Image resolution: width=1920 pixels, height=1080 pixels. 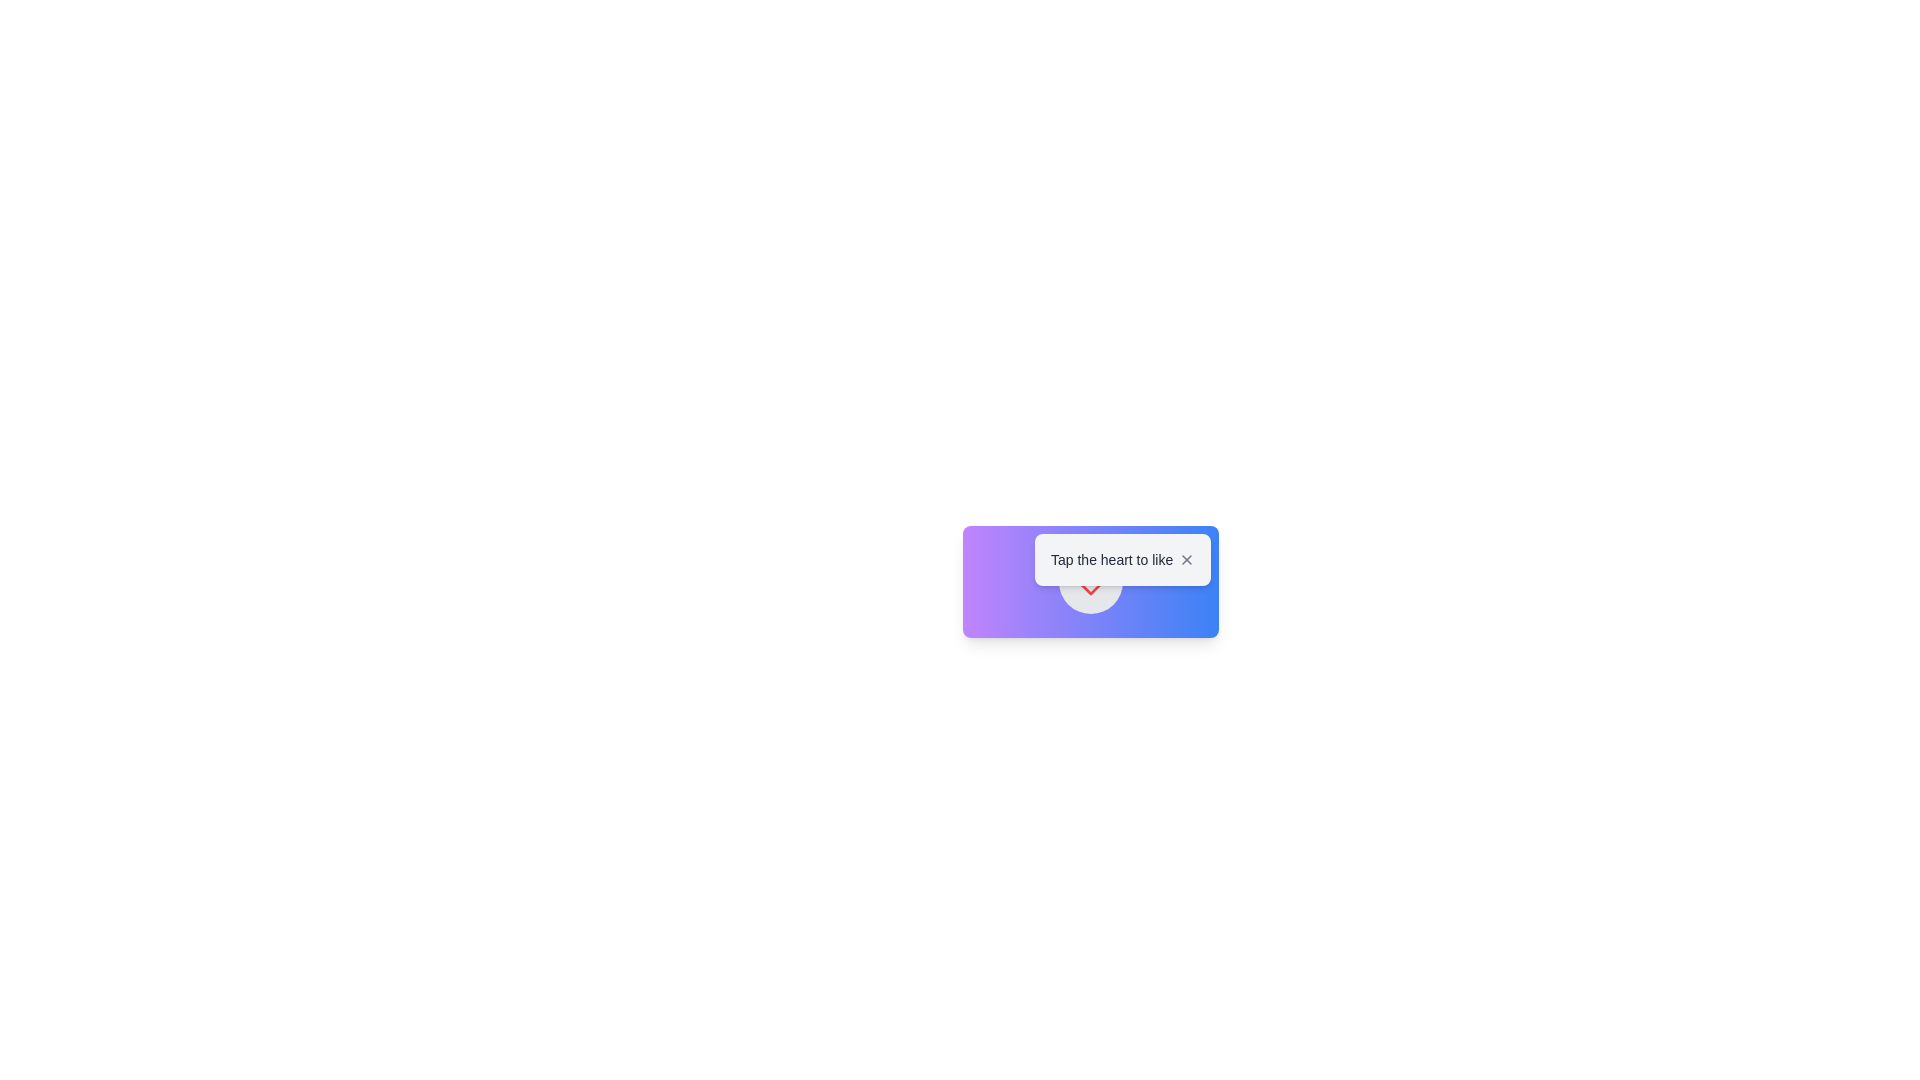 I want to click on the static text label that provides instructions for the interactive heart icon, so click(x=1111, y=559).